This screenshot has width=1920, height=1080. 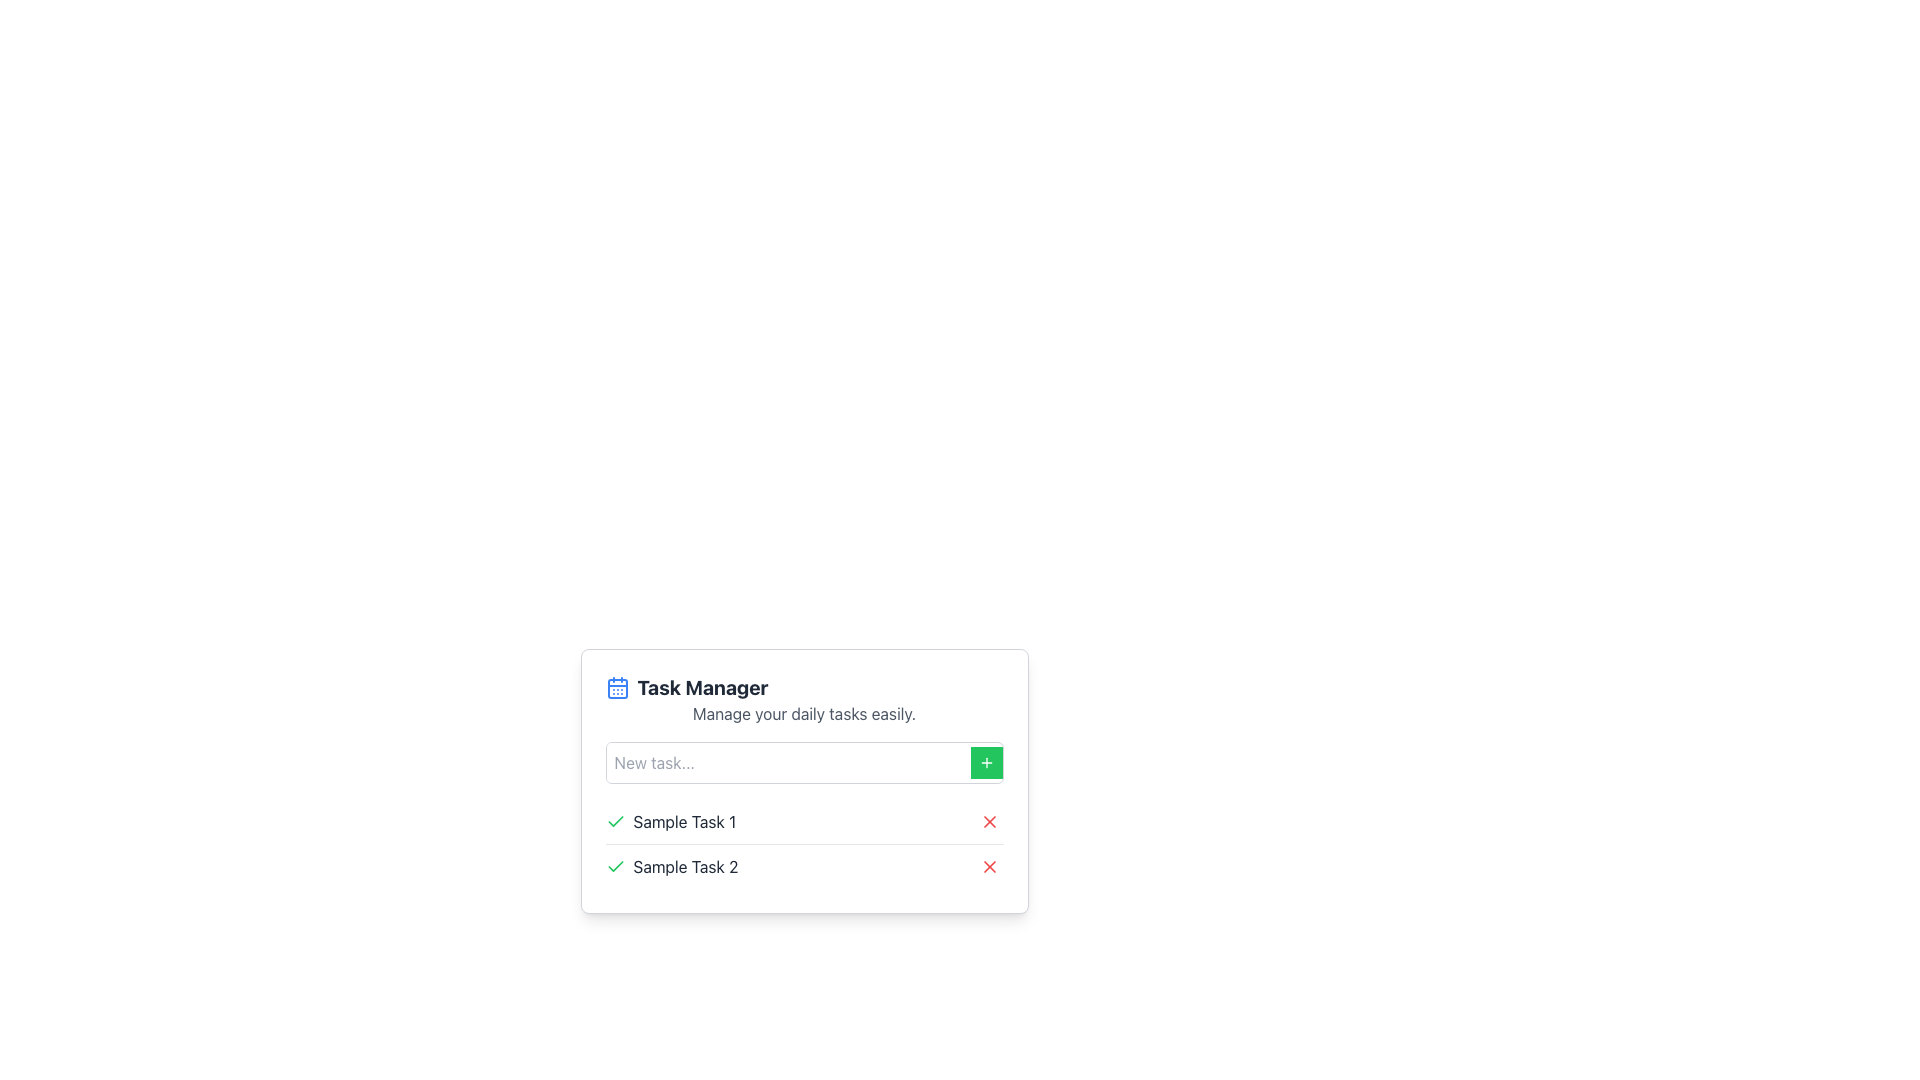 What do you see at coordinates (672, 866) in the screenshot?
I see `to select the second task label in the task management interface, which is positioned below 'Sample Task 1' and above a red cross icon` at bounding box center [672, 866].